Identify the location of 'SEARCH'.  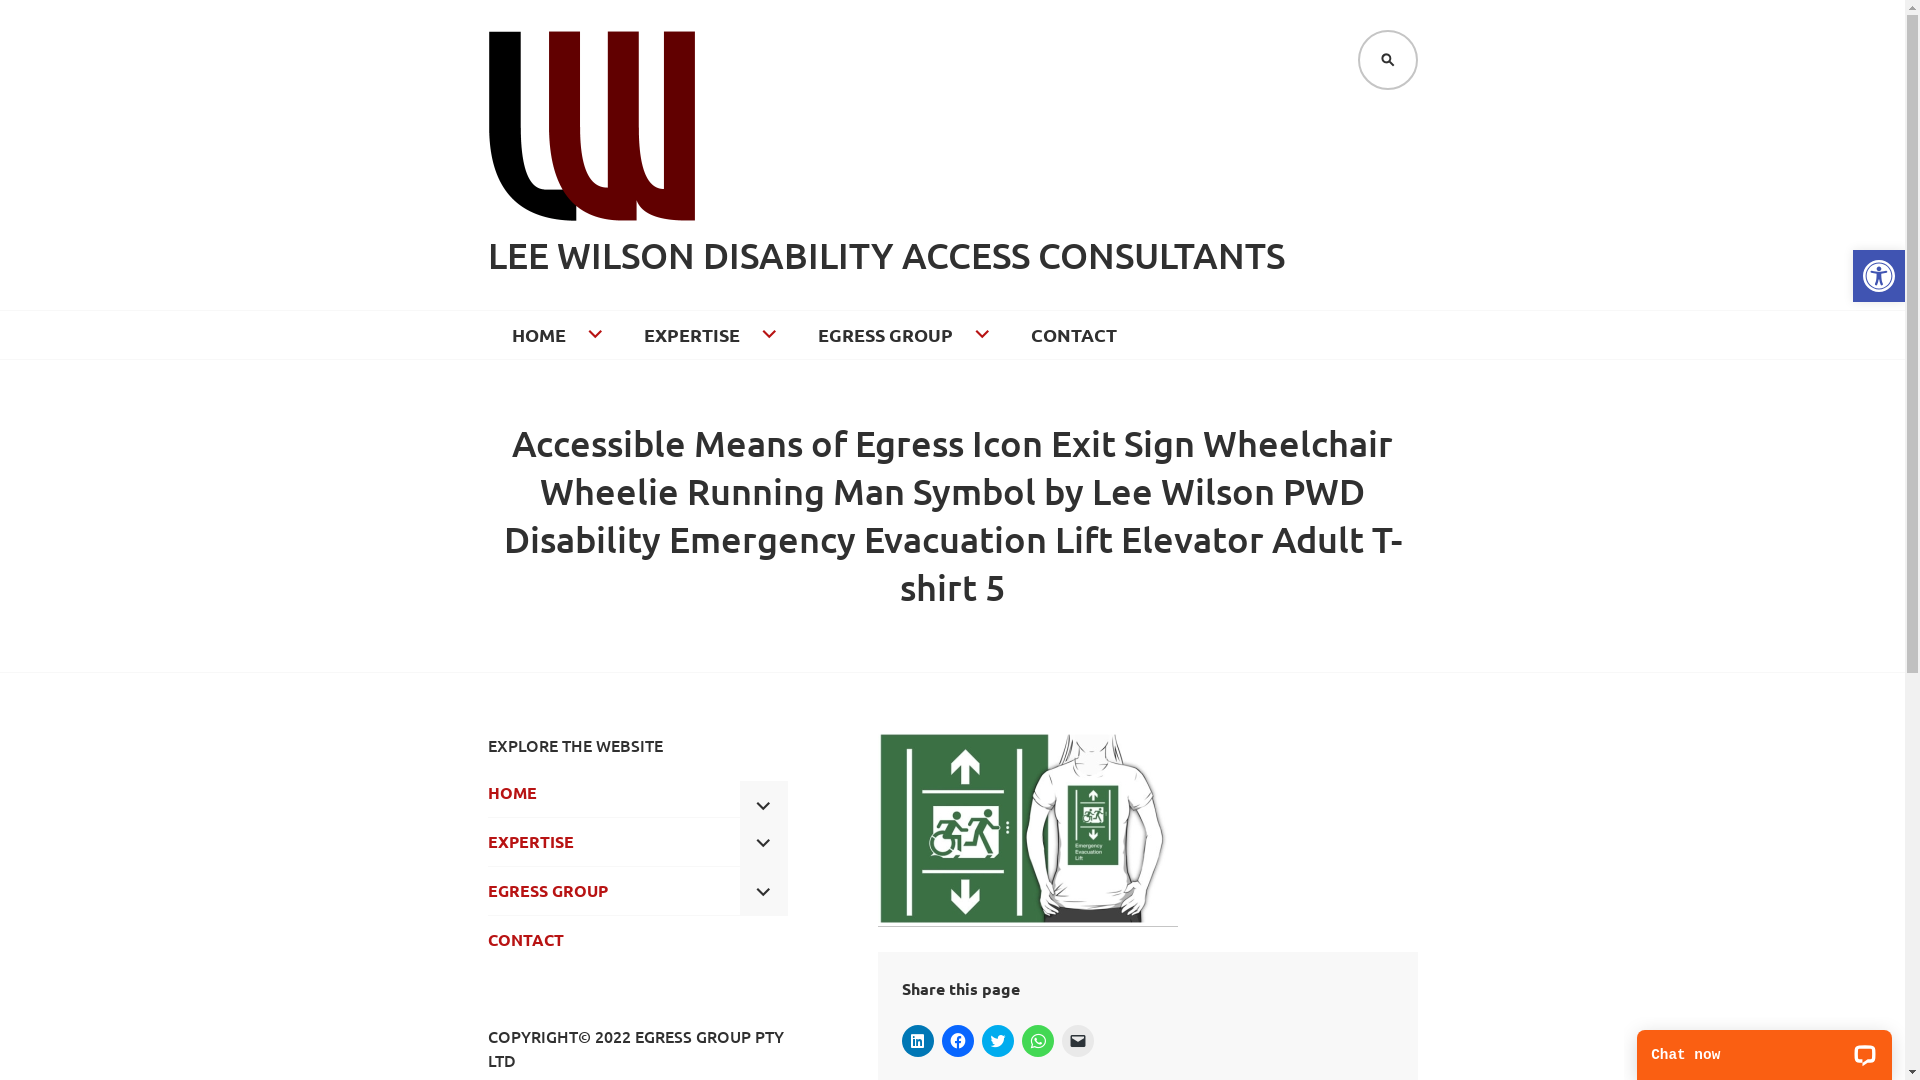
(1386, 59).